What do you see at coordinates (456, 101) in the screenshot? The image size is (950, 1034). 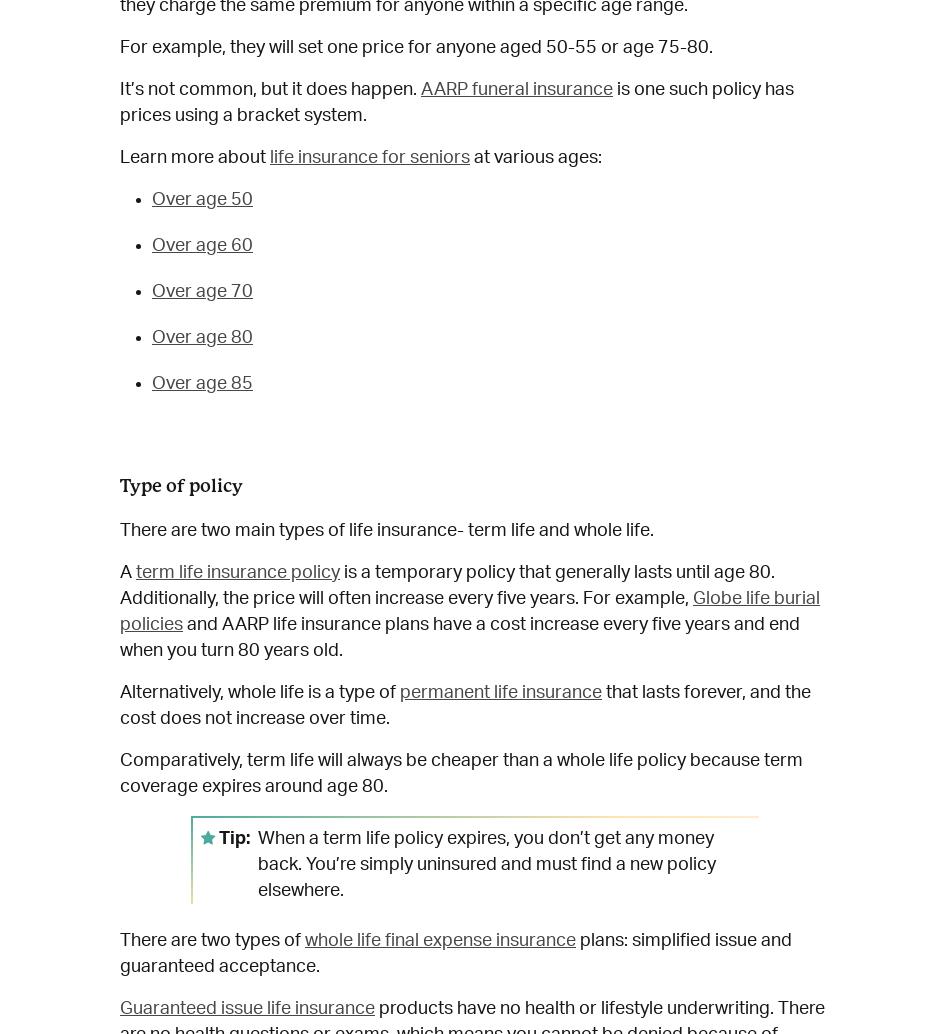 I see `'is one such policy has prices using a bracket system.'` at bounding box center [456, 101].